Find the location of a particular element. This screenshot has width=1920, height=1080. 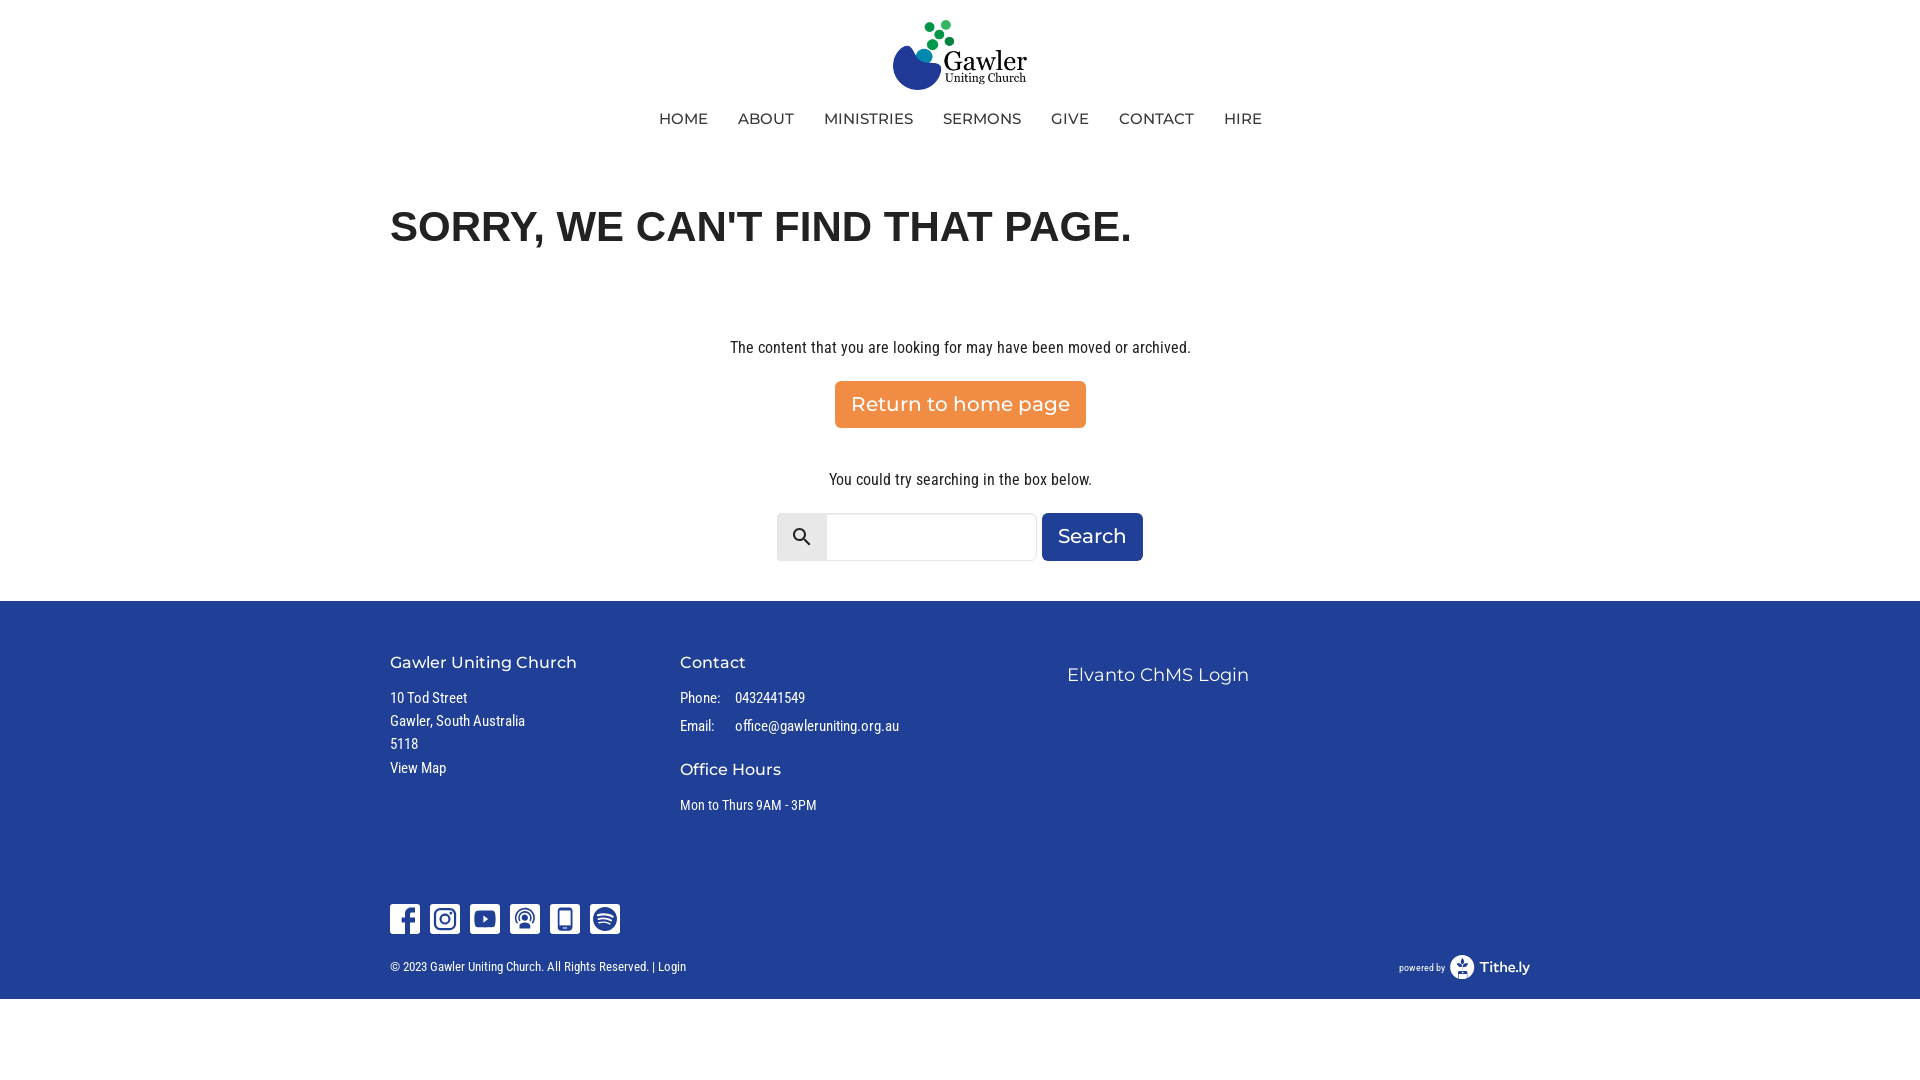

'Login' is located at coordinates (657, 965).